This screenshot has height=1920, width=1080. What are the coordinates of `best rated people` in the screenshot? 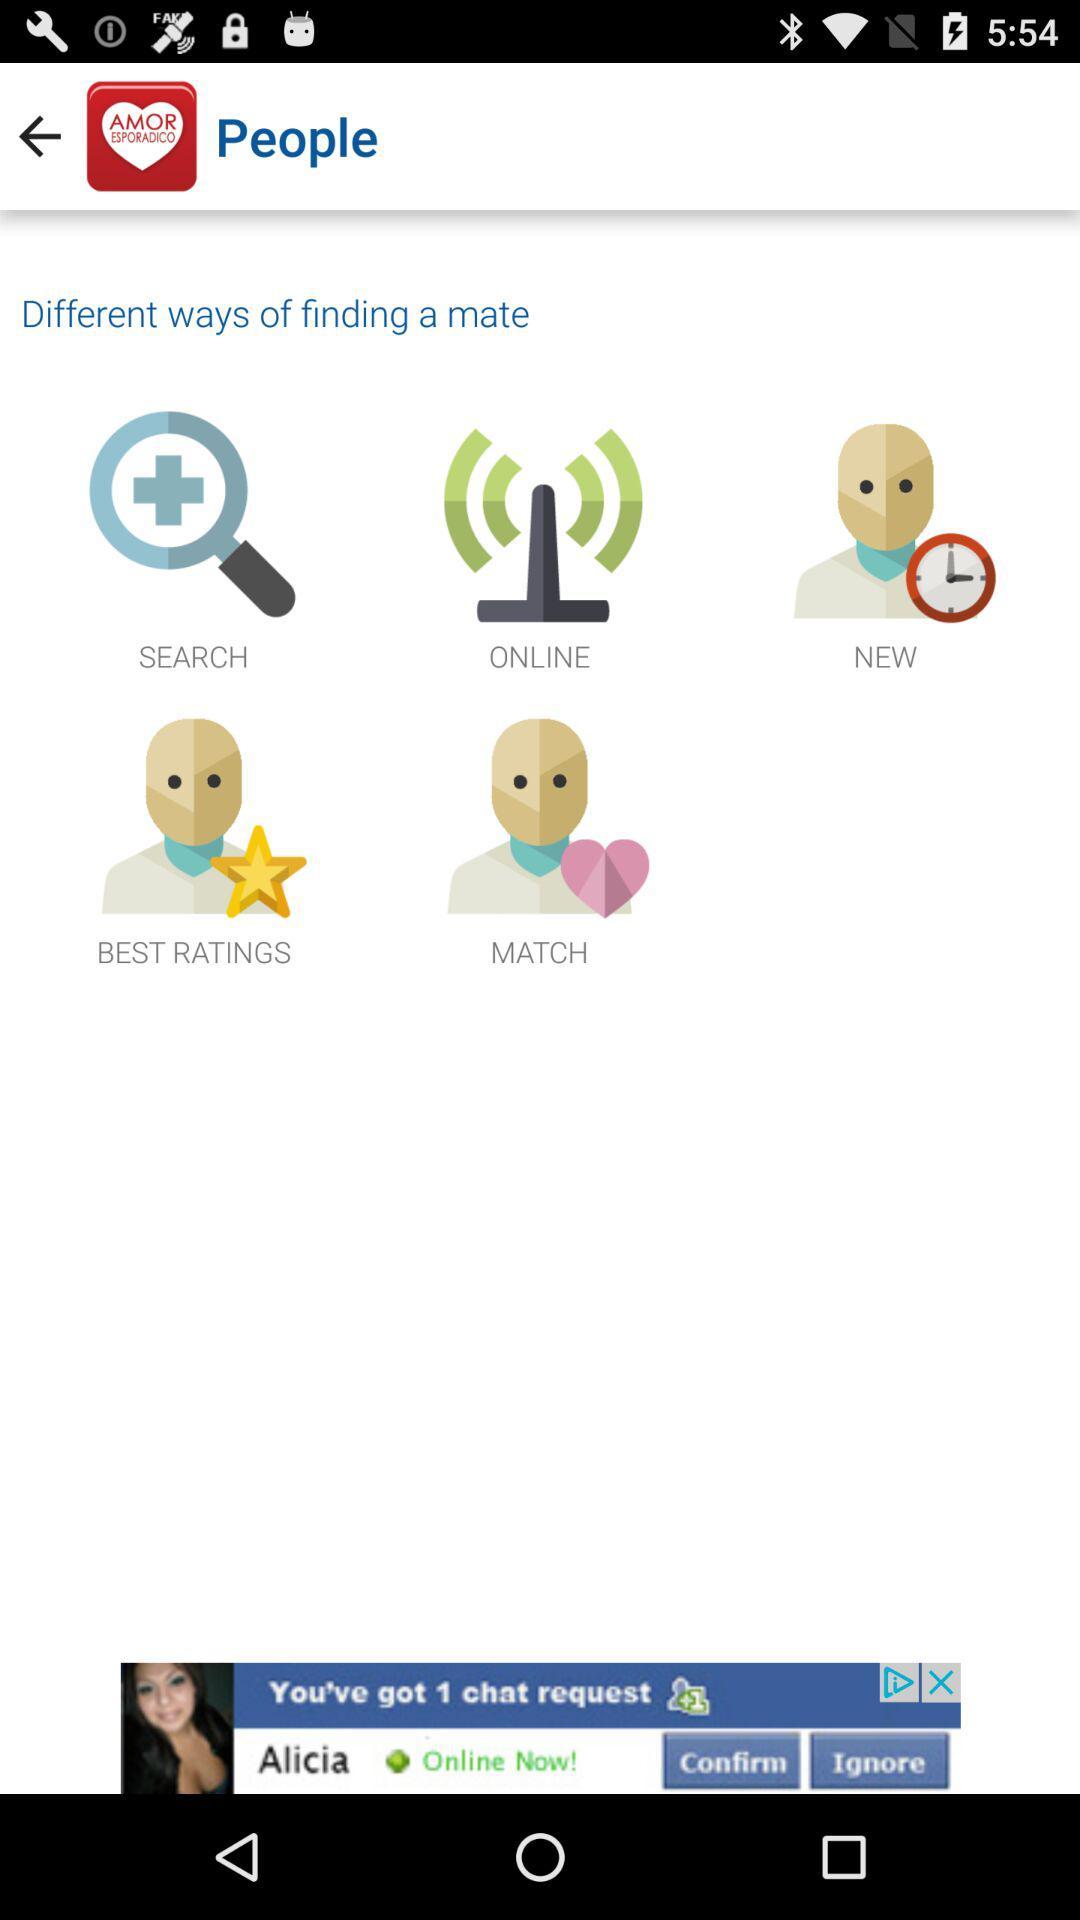 It's located at (193, 836).